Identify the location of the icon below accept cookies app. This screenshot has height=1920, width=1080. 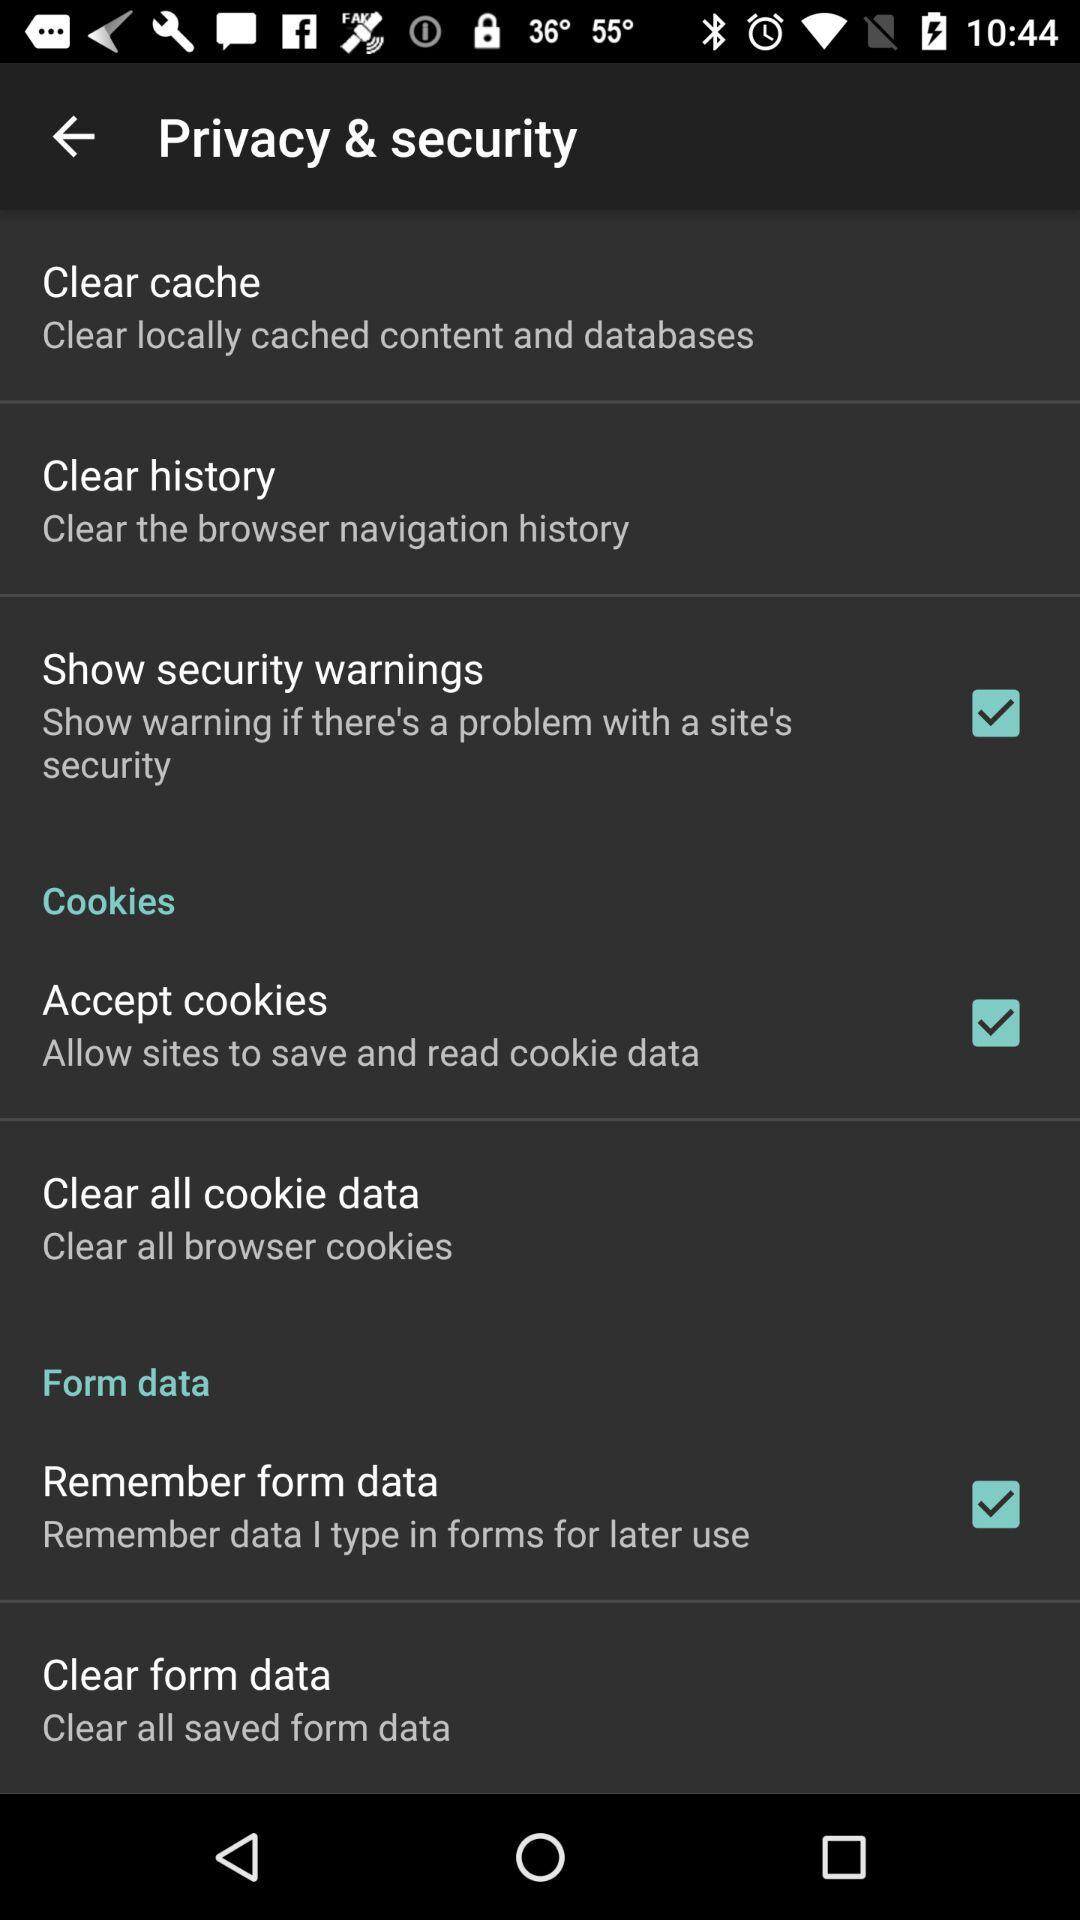
(371, 1050).